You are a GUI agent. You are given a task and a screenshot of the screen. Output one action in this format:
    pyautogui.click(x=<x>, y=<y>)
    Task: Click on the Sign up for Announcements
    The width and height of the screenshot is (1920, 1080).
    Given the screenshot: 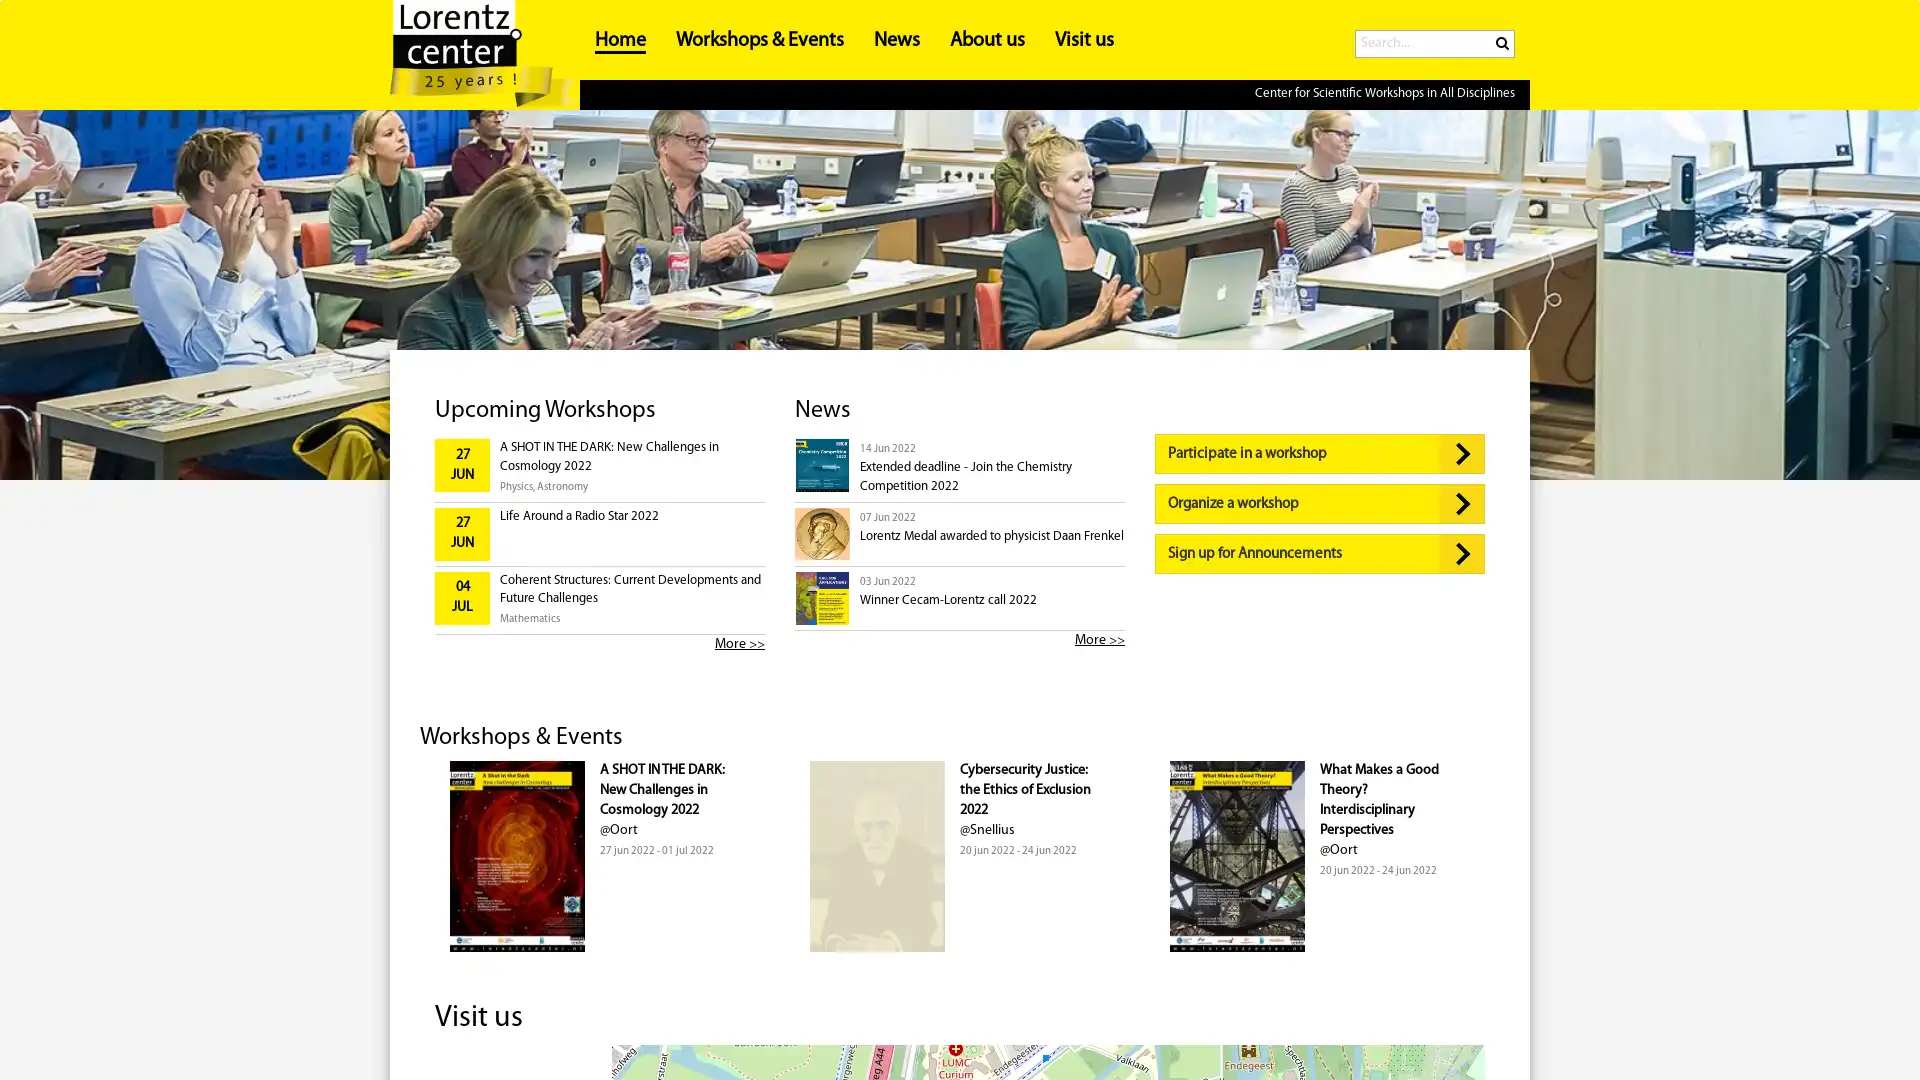 What is the action you would take?
    pyautogui.click(x=1320, y=554)
    